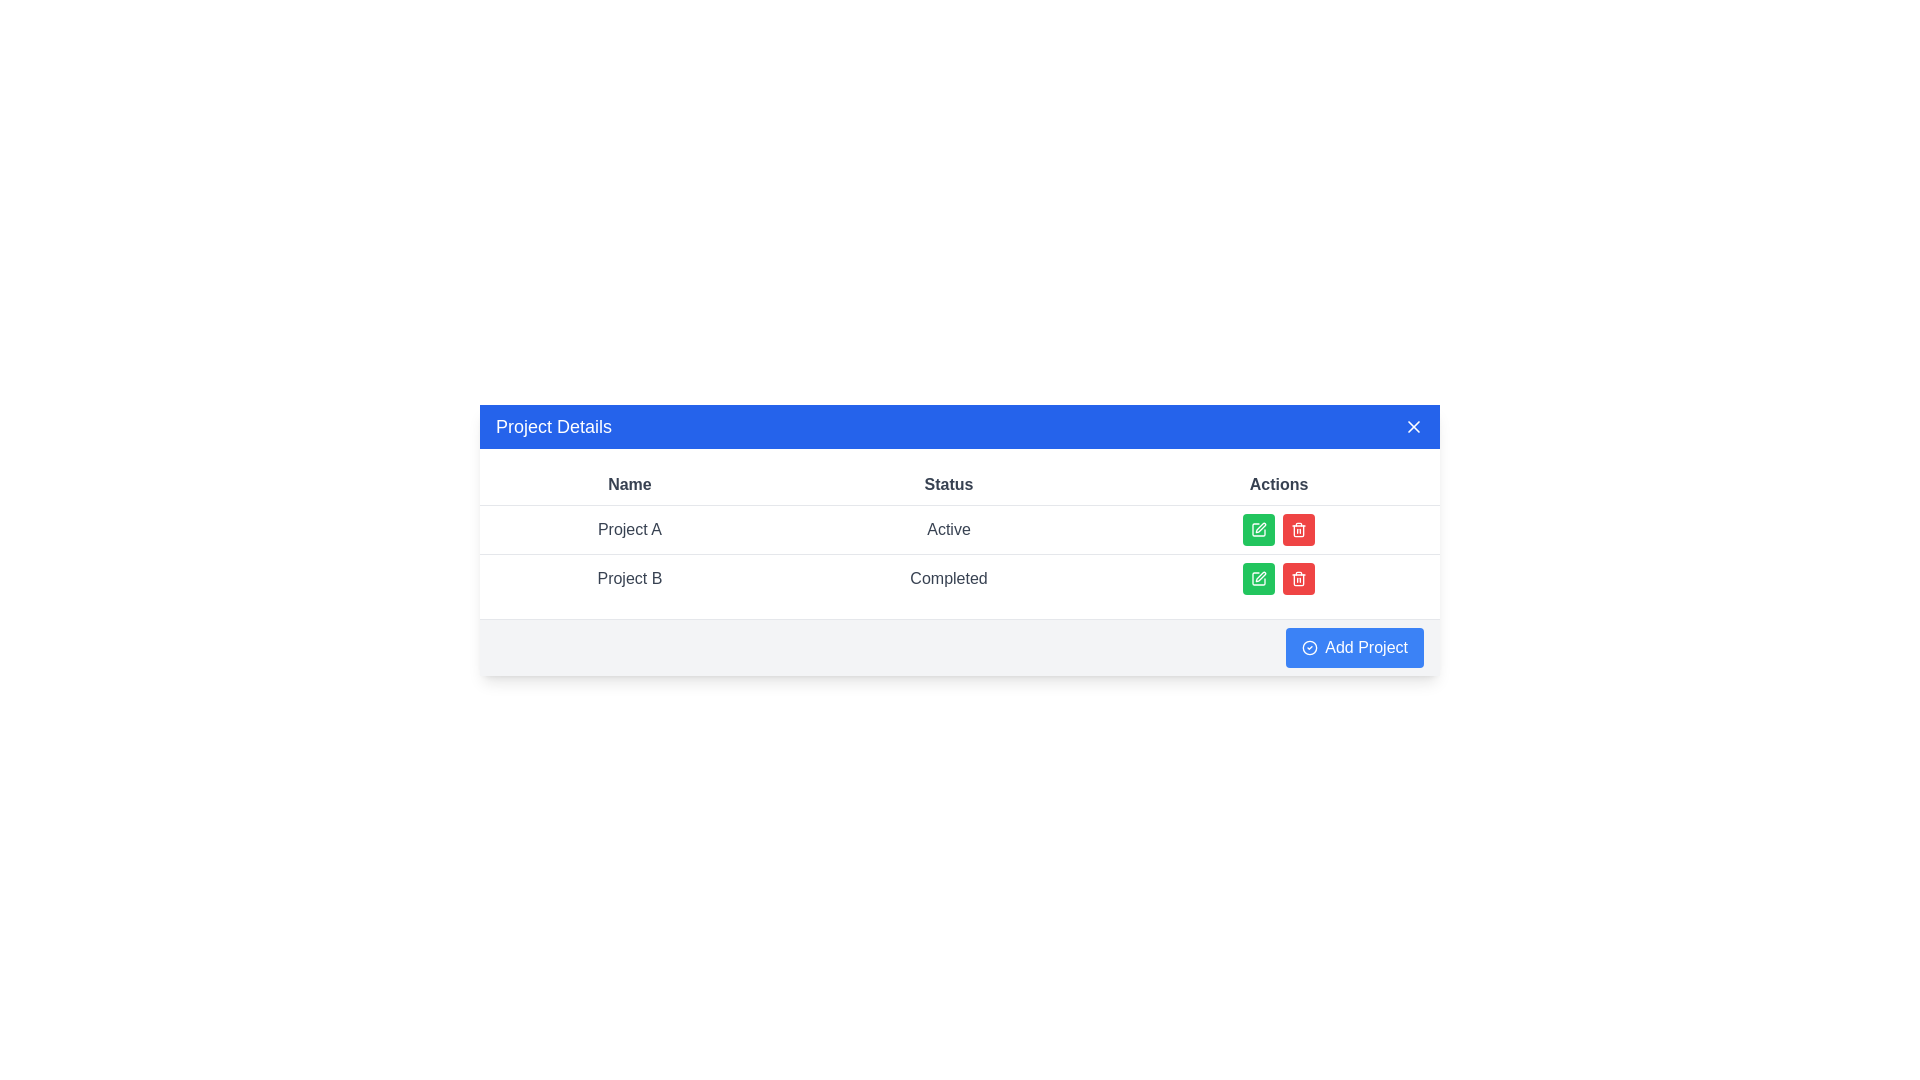  Describe the element at coordinates (948, 528) in the screenshot. I see `the 'Active' text label, which is styled with padding and centered alignment in the 'Status' column of the 'Project A' row` at that location.